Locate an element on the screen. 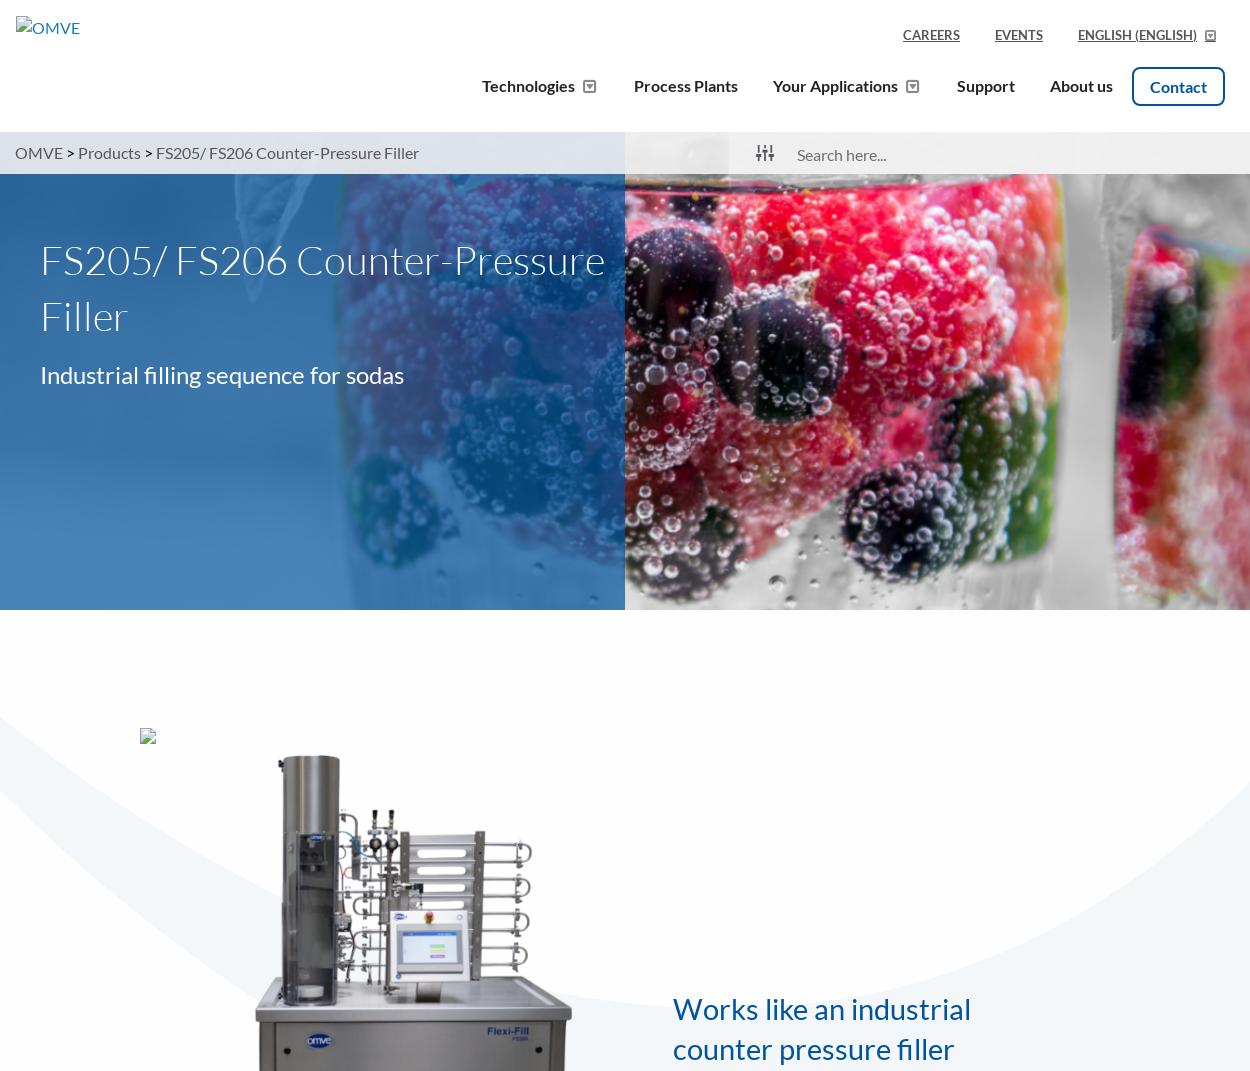 This screenshot has height=1071, width=1250. 'Support' is located at coordinates (955, 84).